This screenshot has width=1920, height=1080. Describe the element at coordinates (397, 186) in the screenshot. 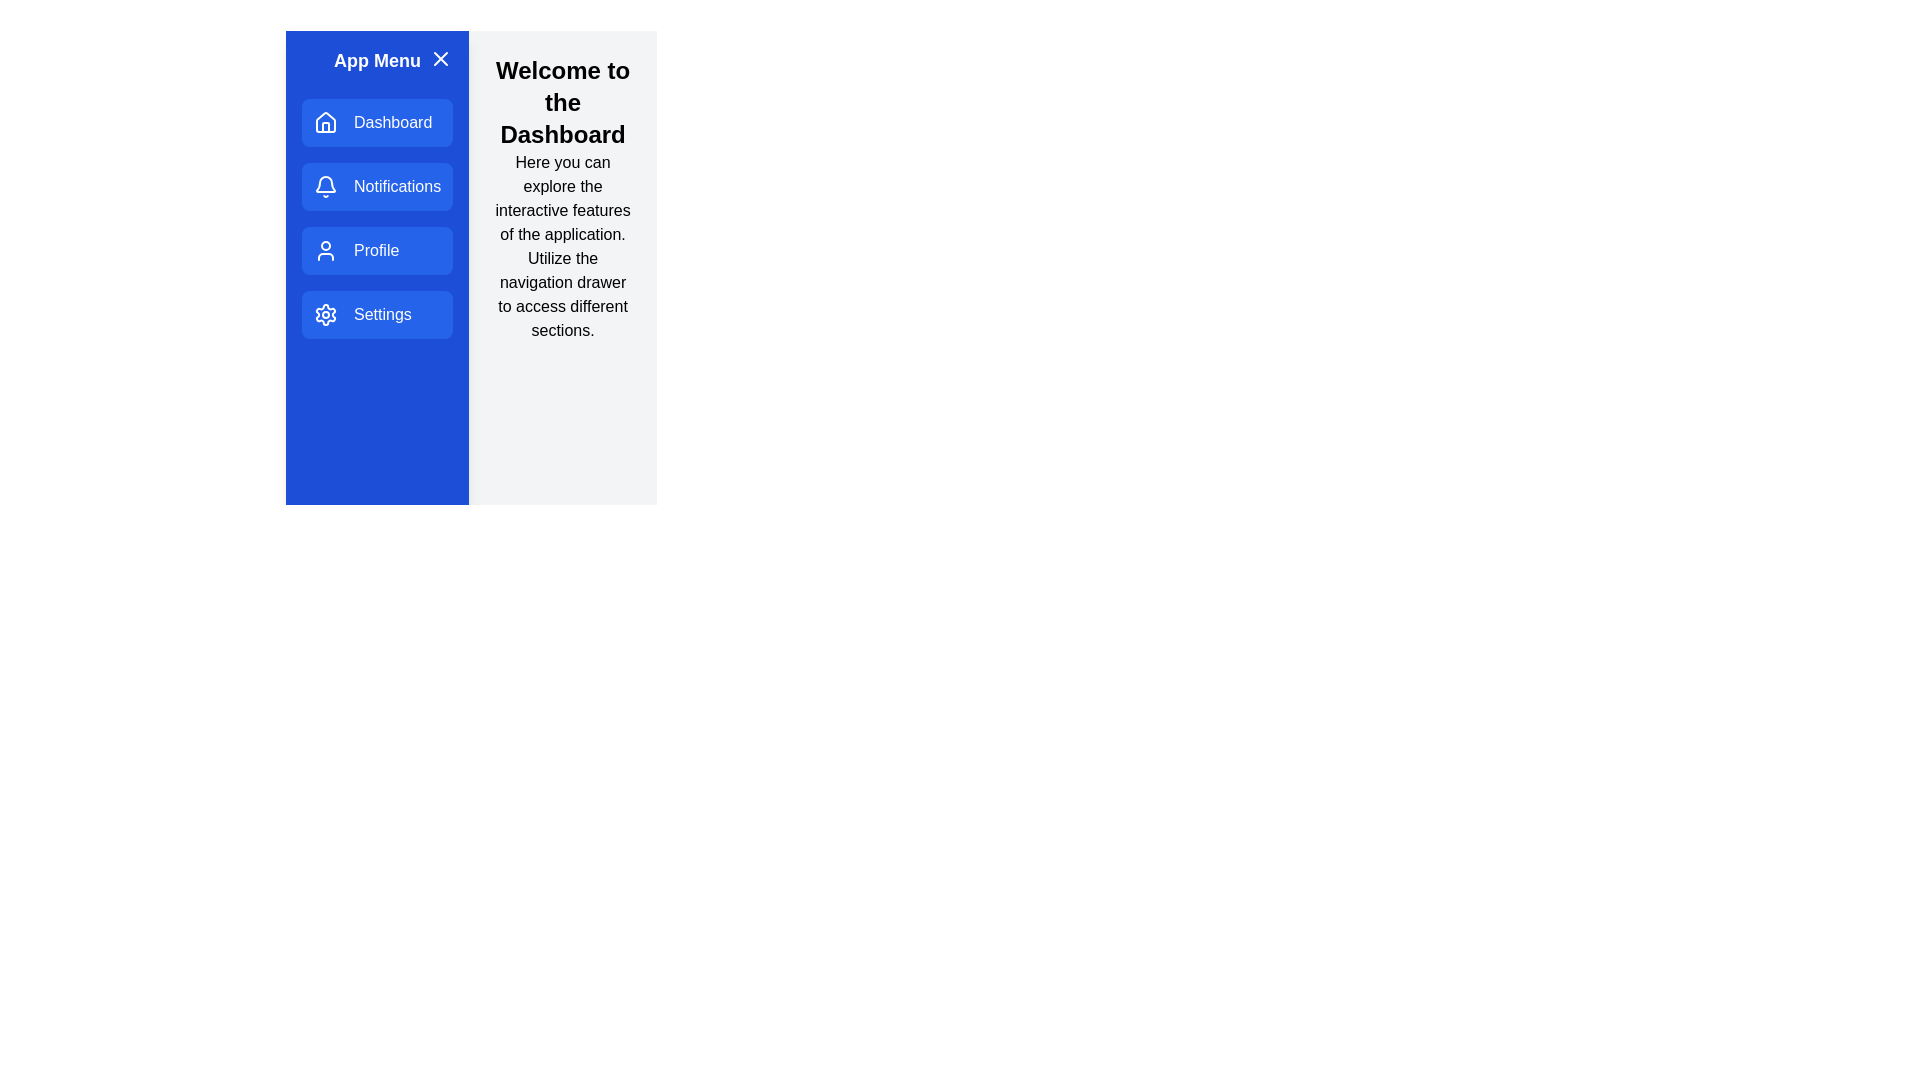

I see `the 'Notifications' text label, which is styled in white on a blue background and is located in the second button of the vertical menu on the left side of the interface, between the 'Dashboard' and 'Profile' buttons` at that location.